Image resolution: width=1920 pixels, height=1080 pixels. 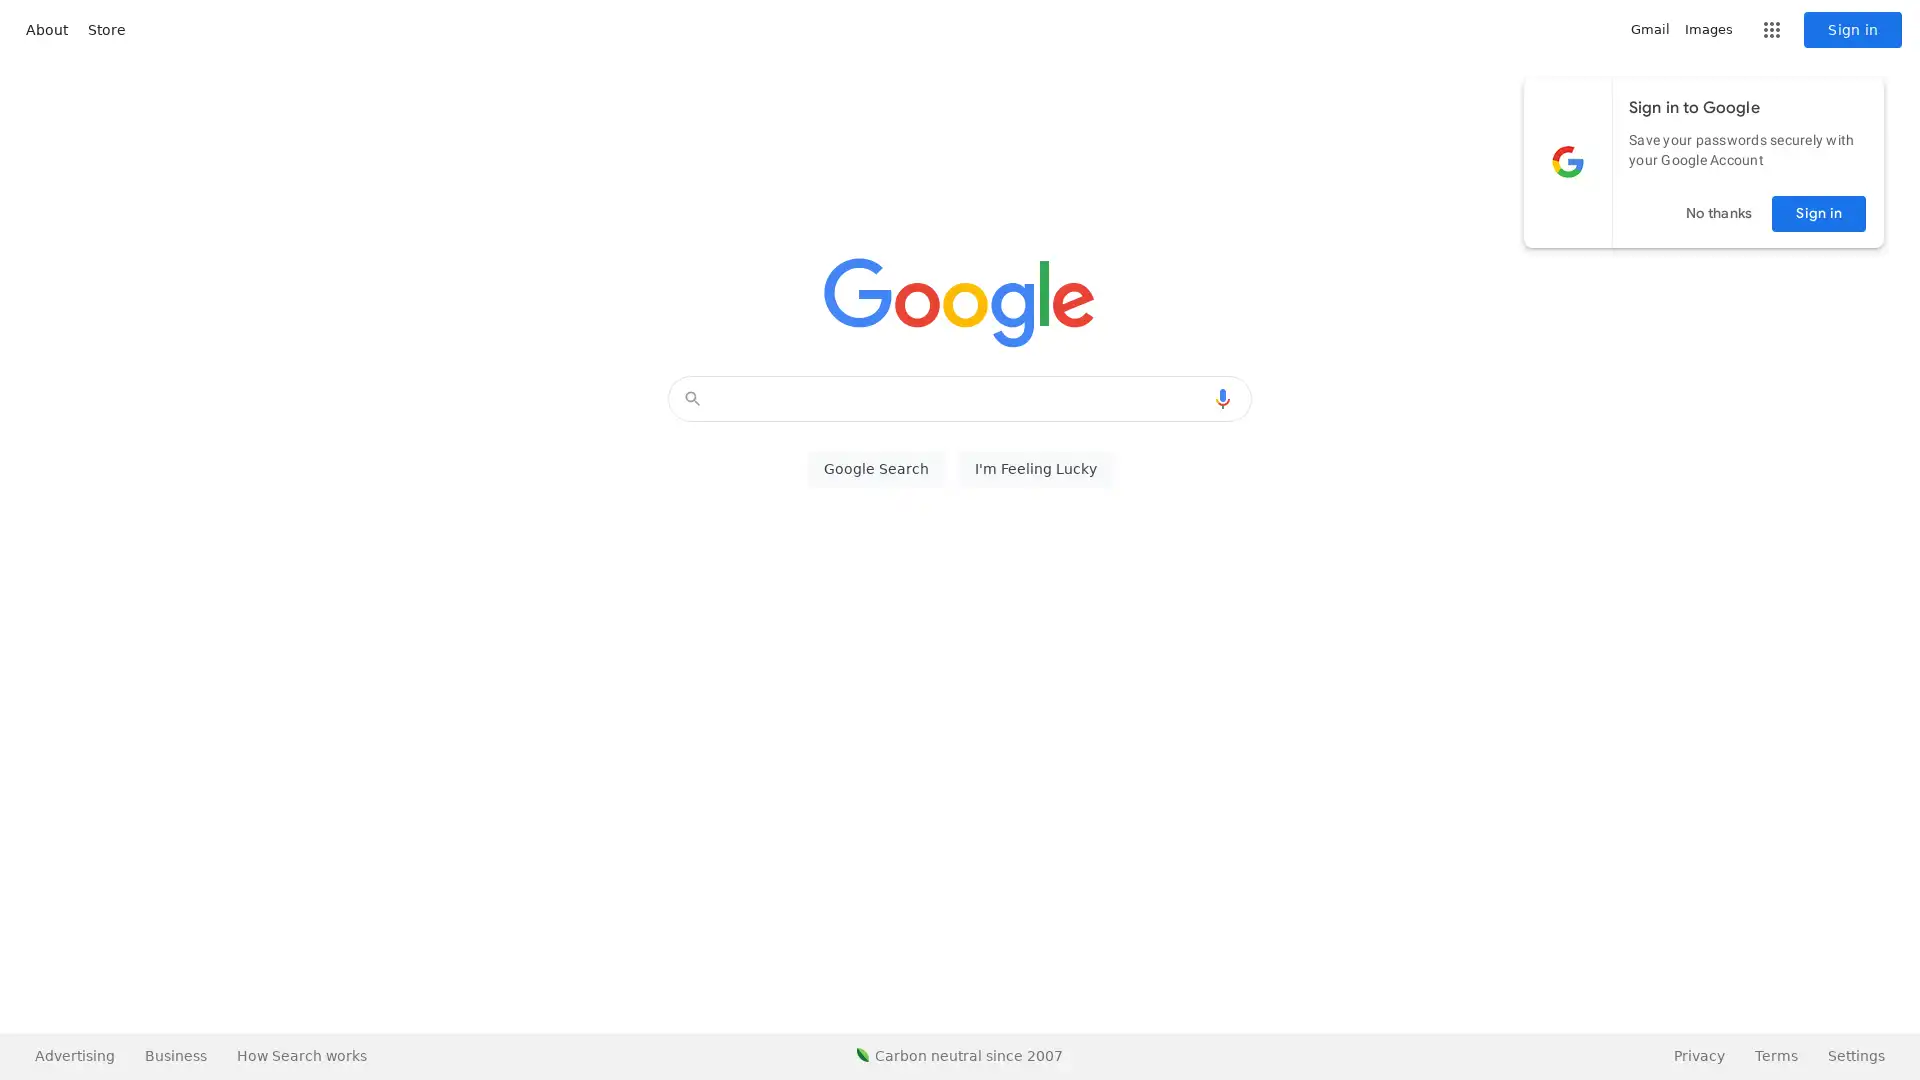 I want to click on Search by voice, so click(x=1222, y=398).